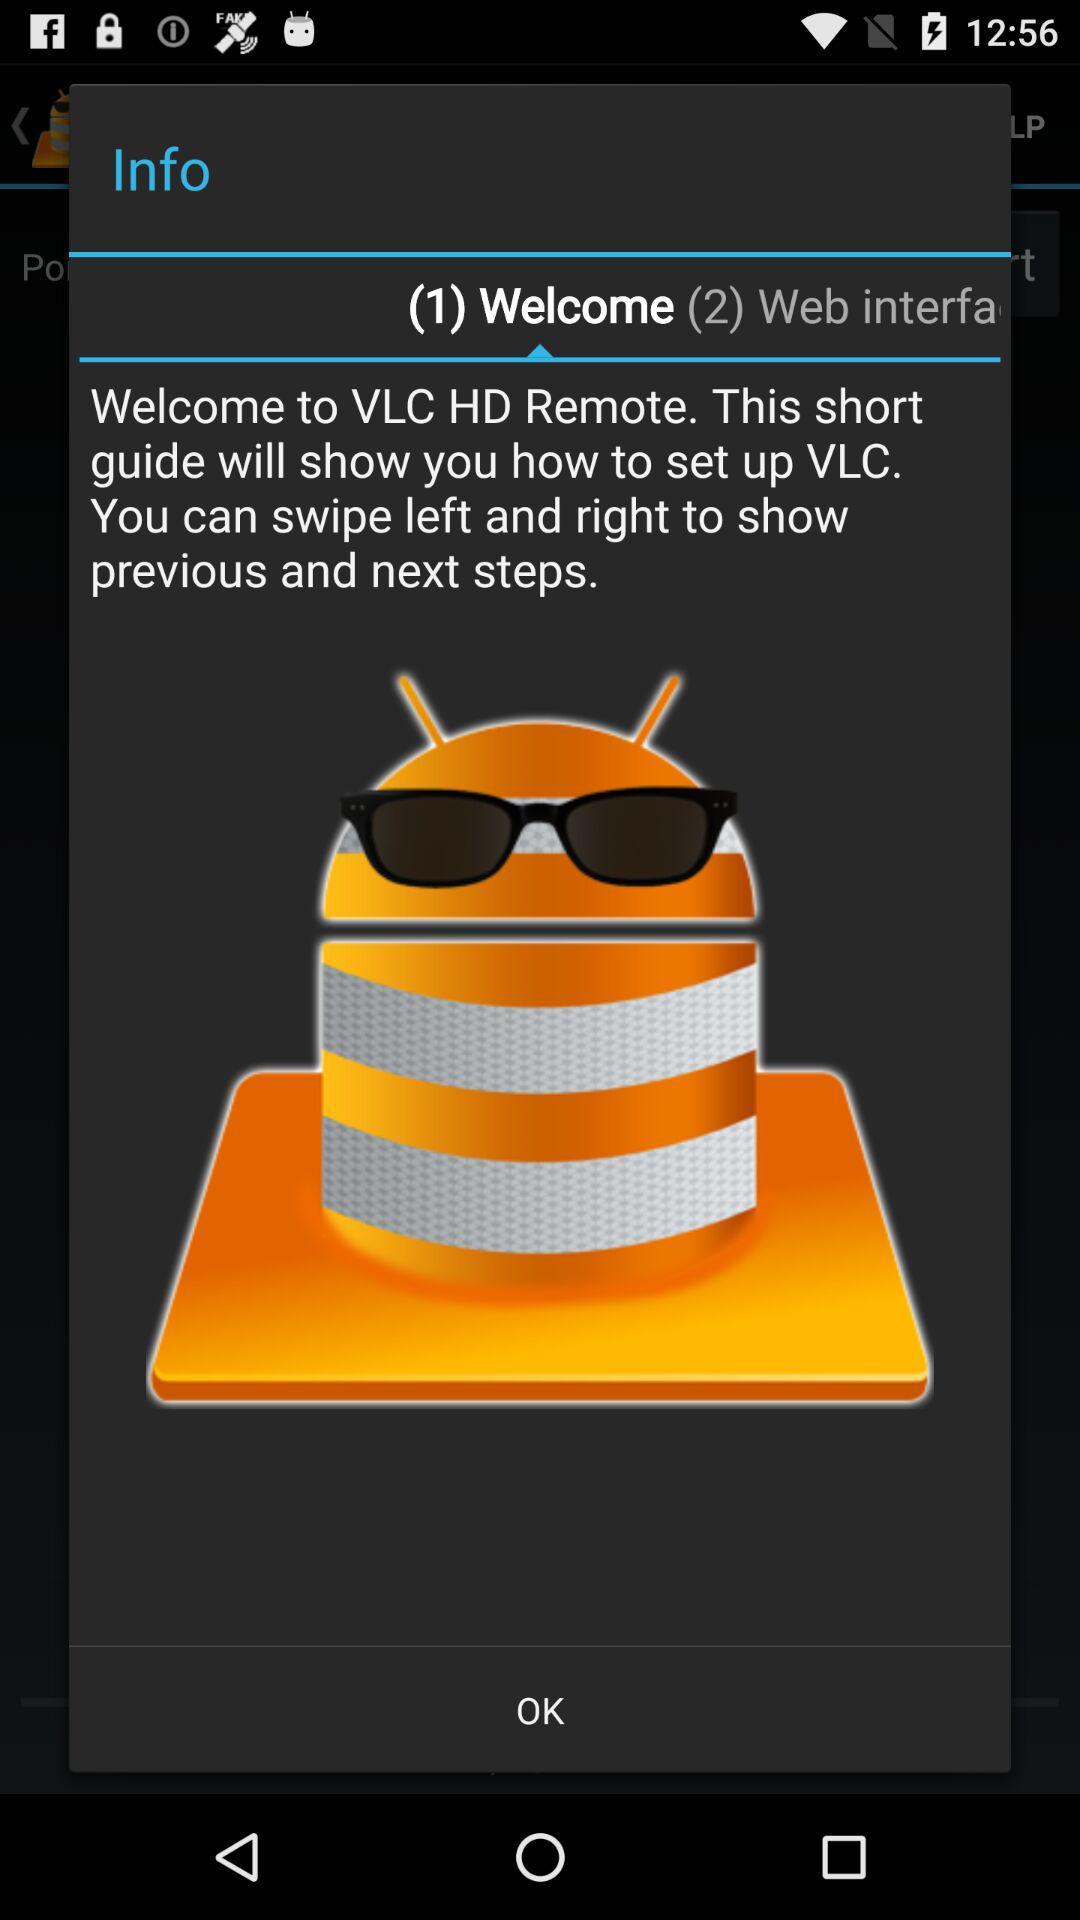  Describe the element at coordinates (540, 1708) in the screenshot. I see `the ok item` at that location.